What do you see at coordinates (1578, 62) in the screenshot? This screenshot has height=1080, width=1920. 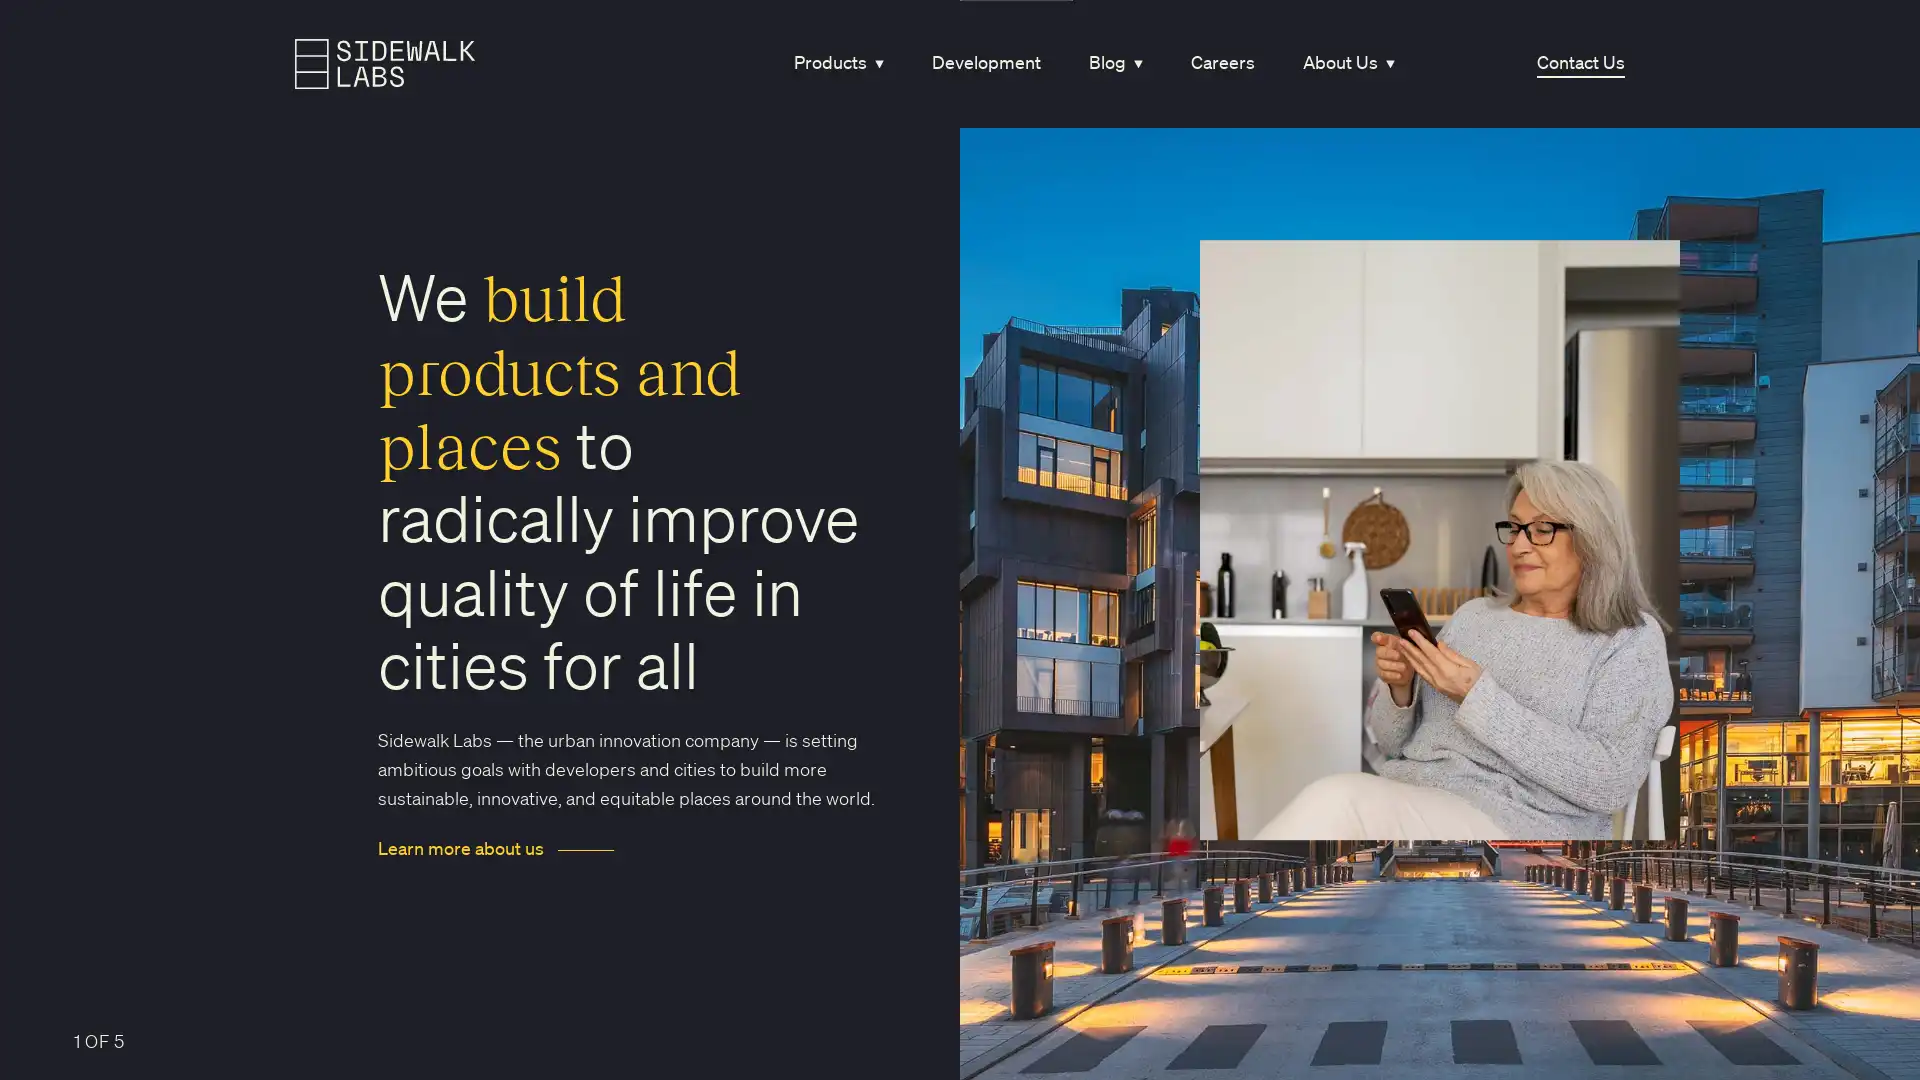 I see `Contact Us` at bounding box center [1578, 62].